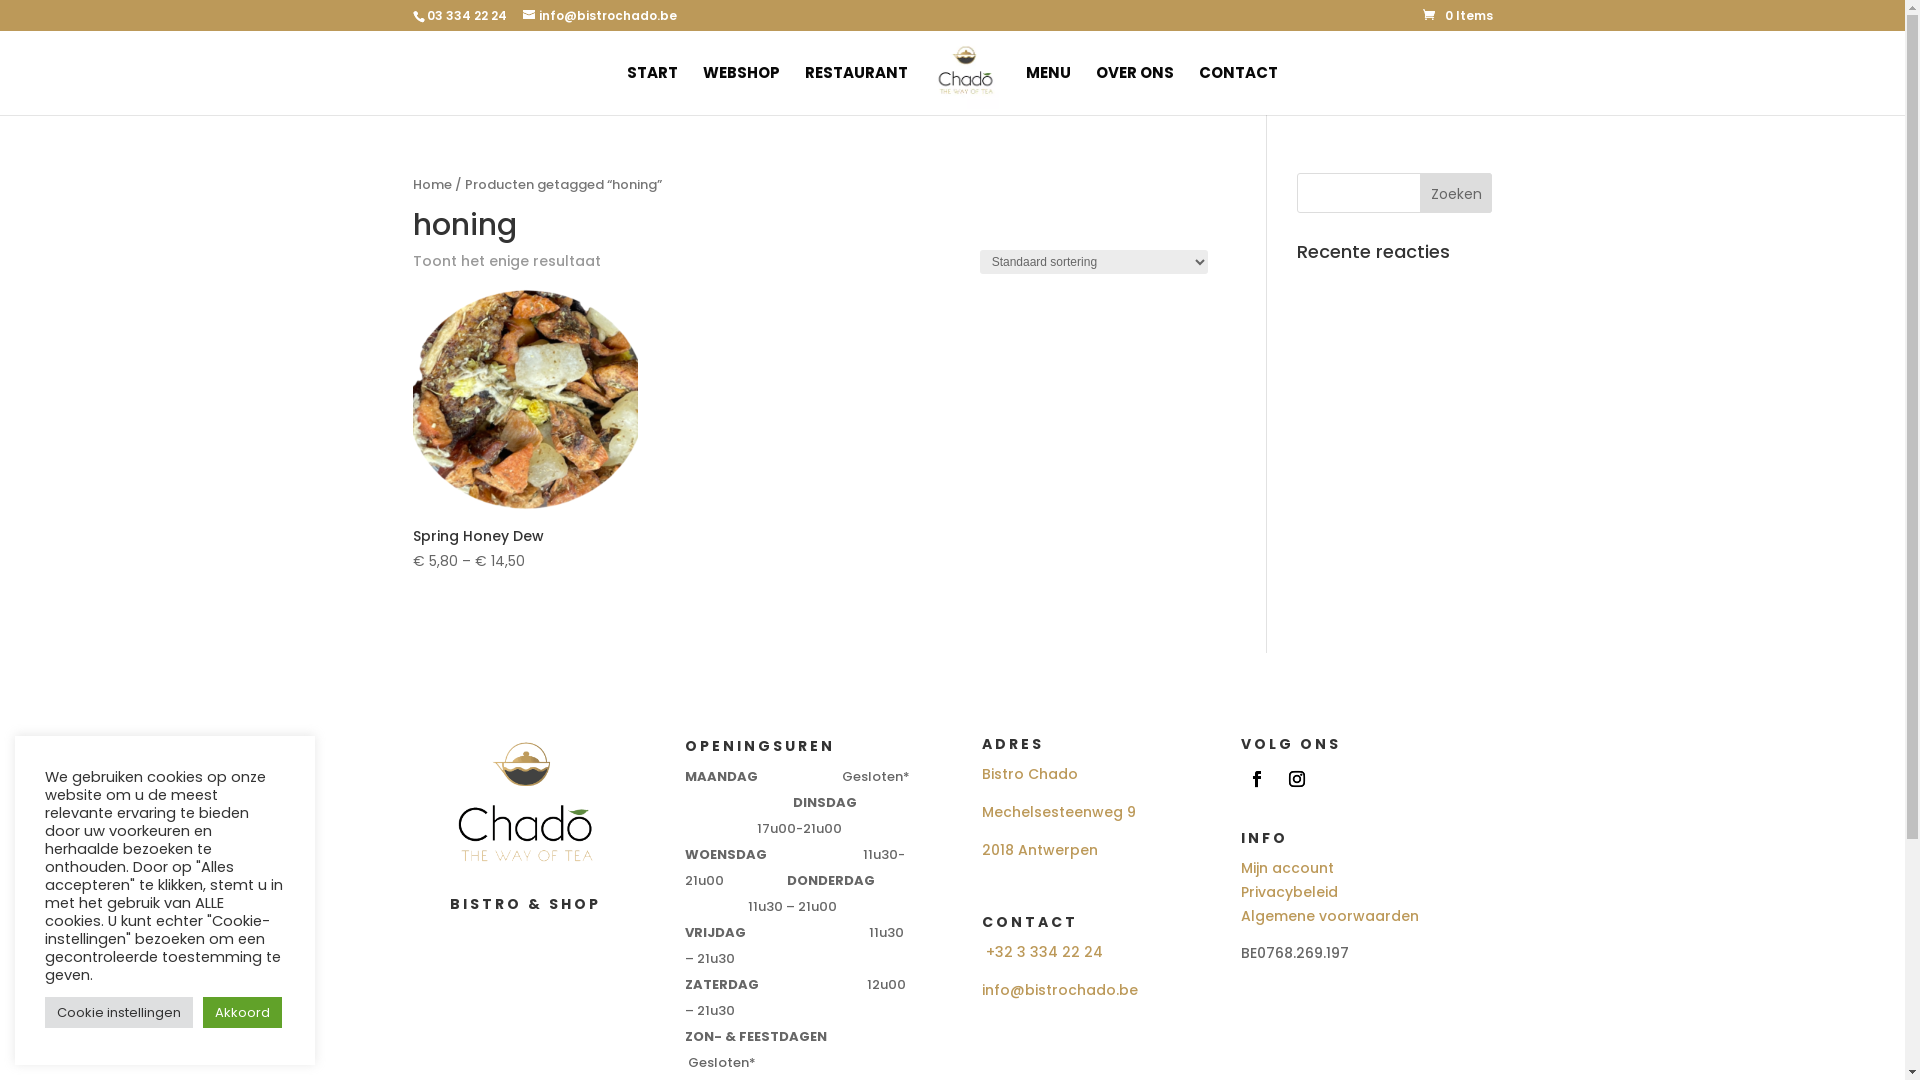 This screenshot has height=1080, width=1920. I want to click on 'Follow on Facebook', so click(1256, 778).